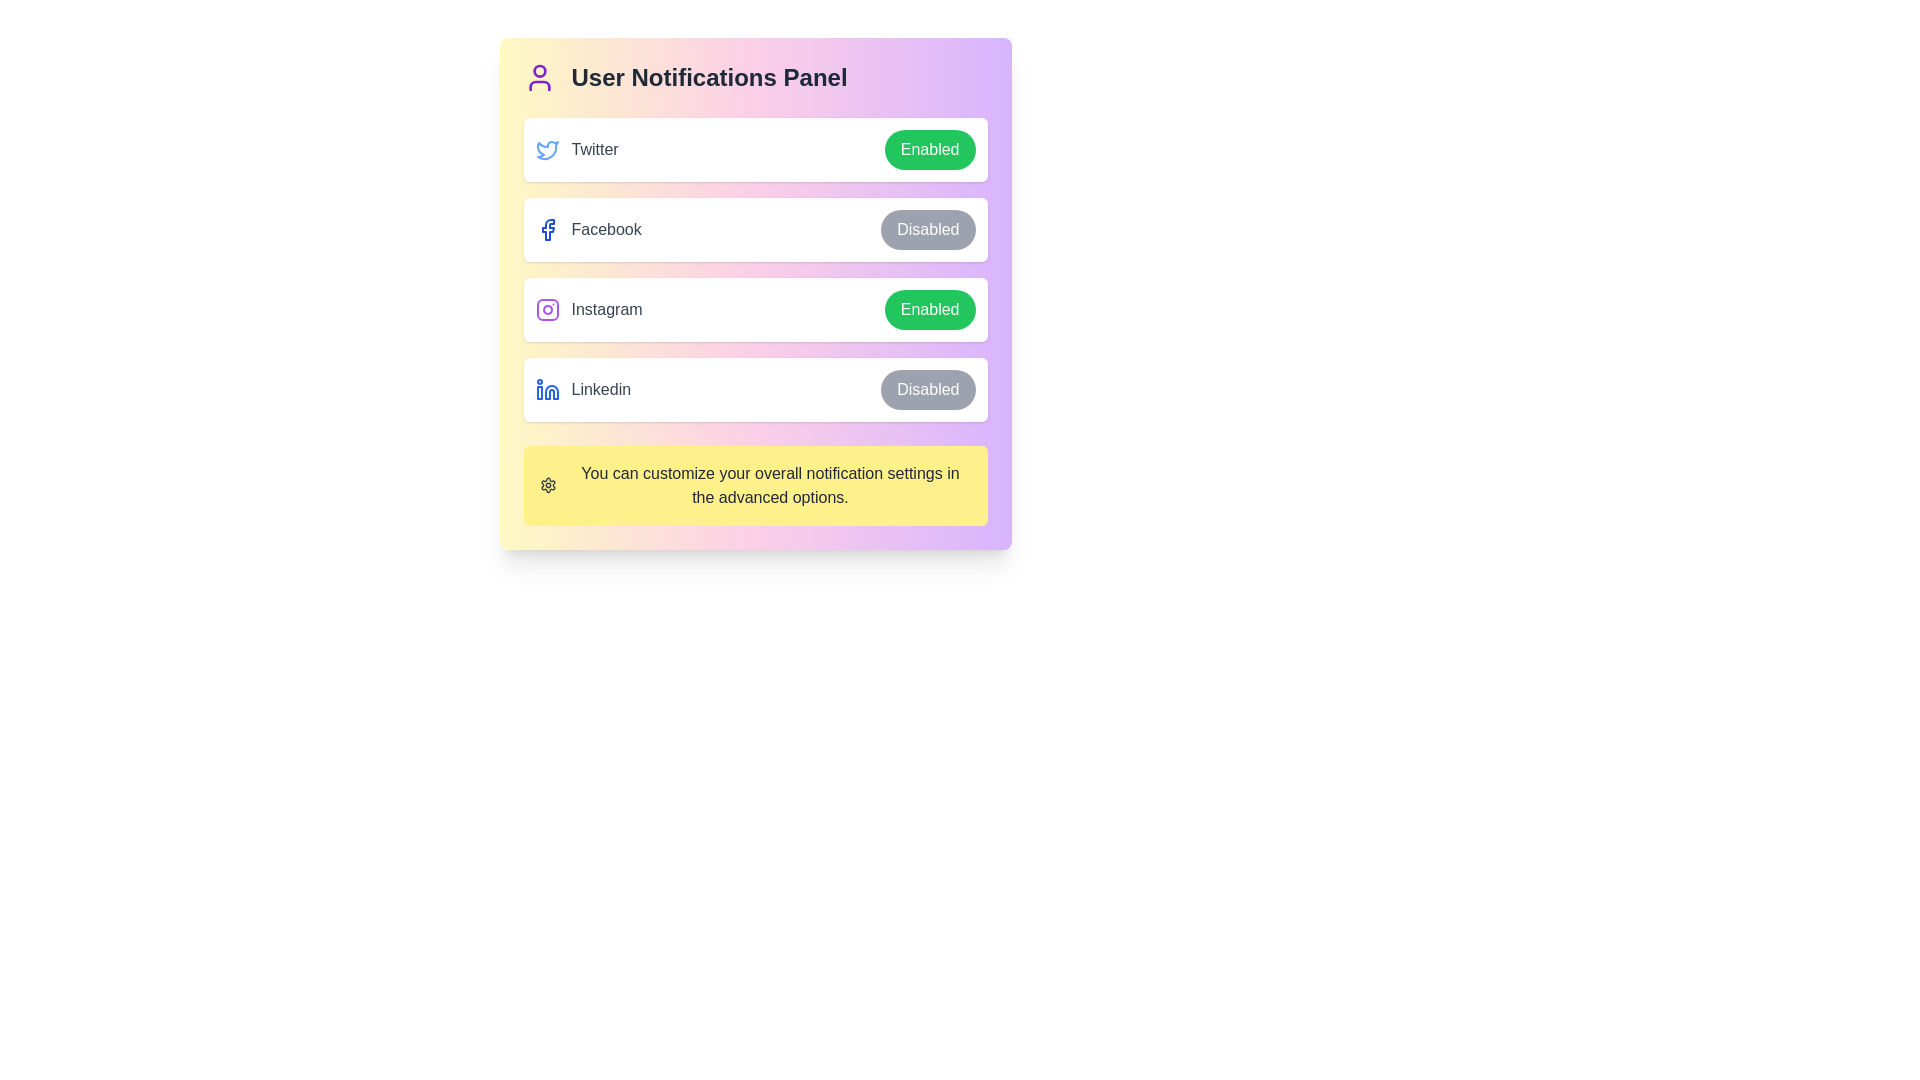  What do you see at coordinates (929, 309) in the screenshot?
I see `the toggle button for Instagram notifications located in the User Notifications Panel, which is the third row from the top` at bounding box center [929, 309].